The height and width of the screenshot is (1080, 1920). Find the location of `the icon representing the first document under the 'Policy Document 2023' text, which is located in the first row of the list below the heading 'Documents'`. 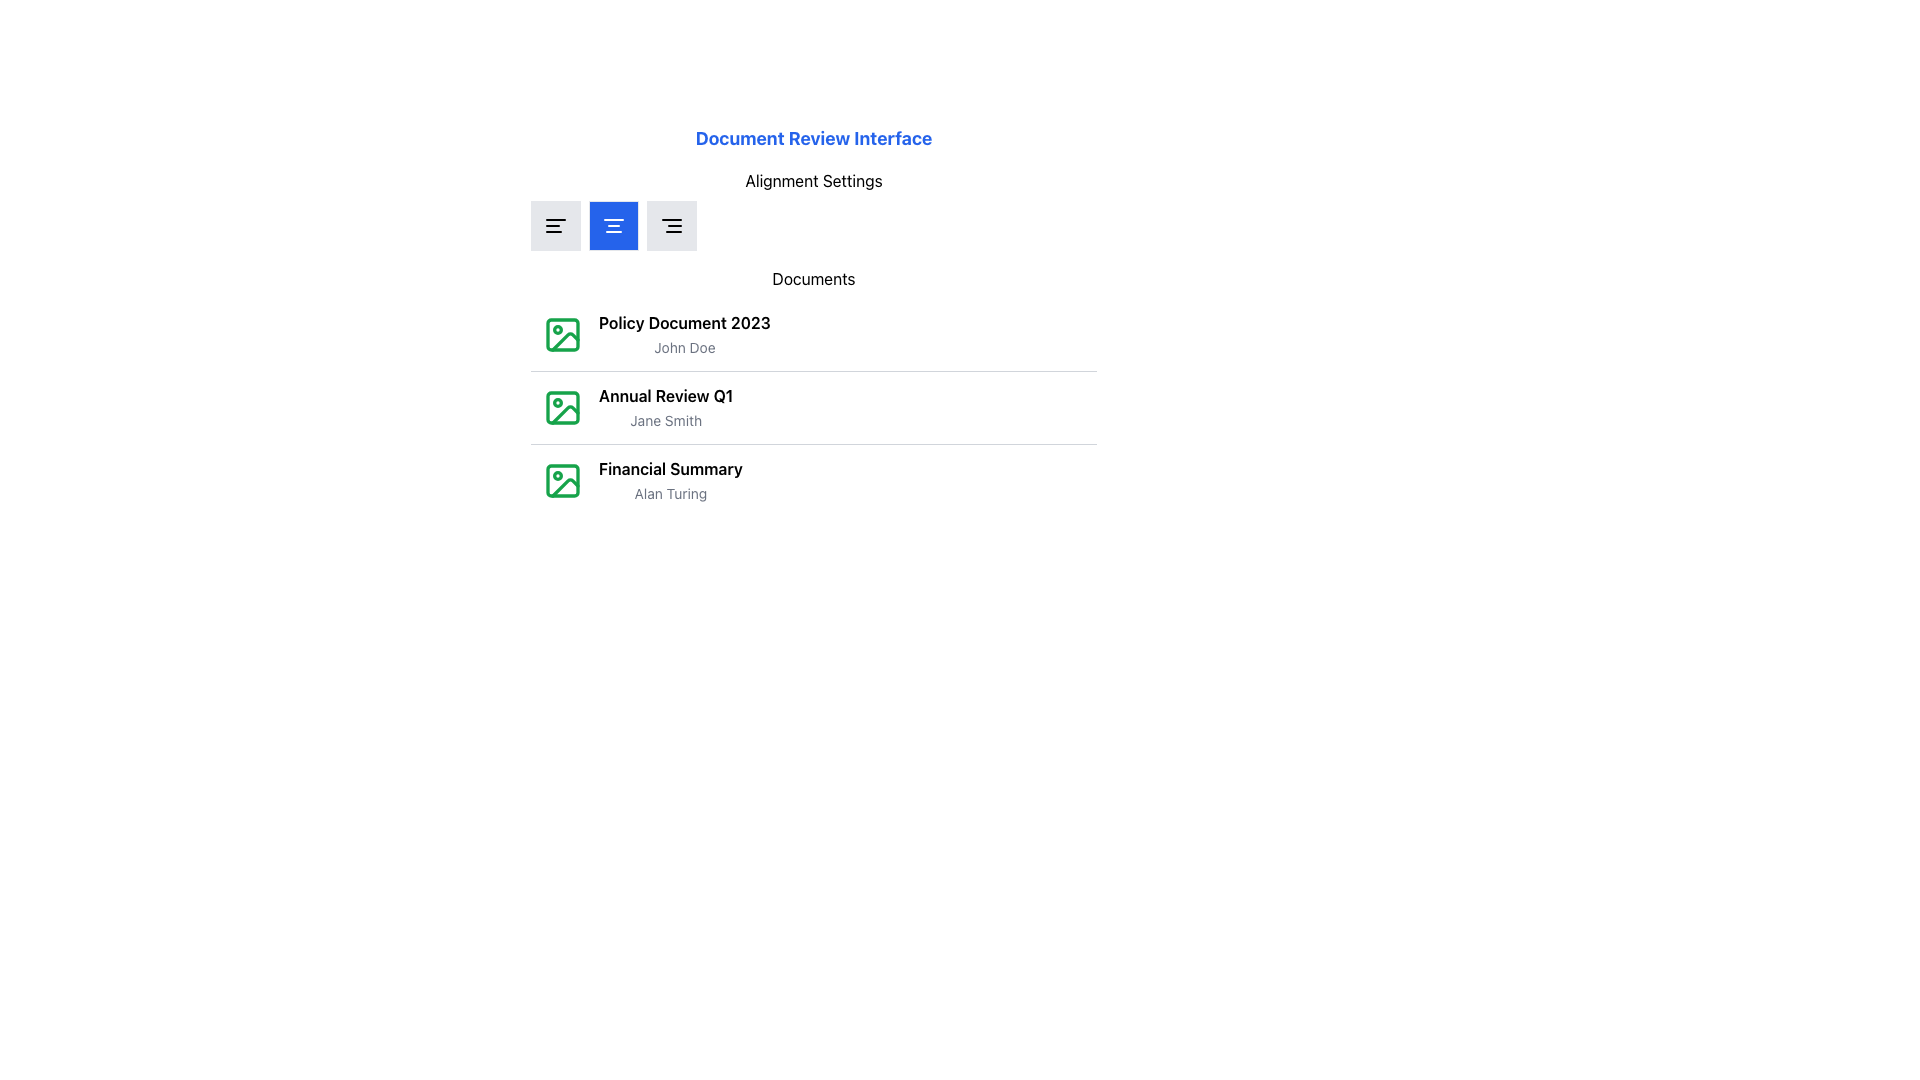

the icon representing the first document under the 'Policy Document 2023' text, which is located in the first row of the list below the heading 'Documents' is located at coordinates (561, 334).